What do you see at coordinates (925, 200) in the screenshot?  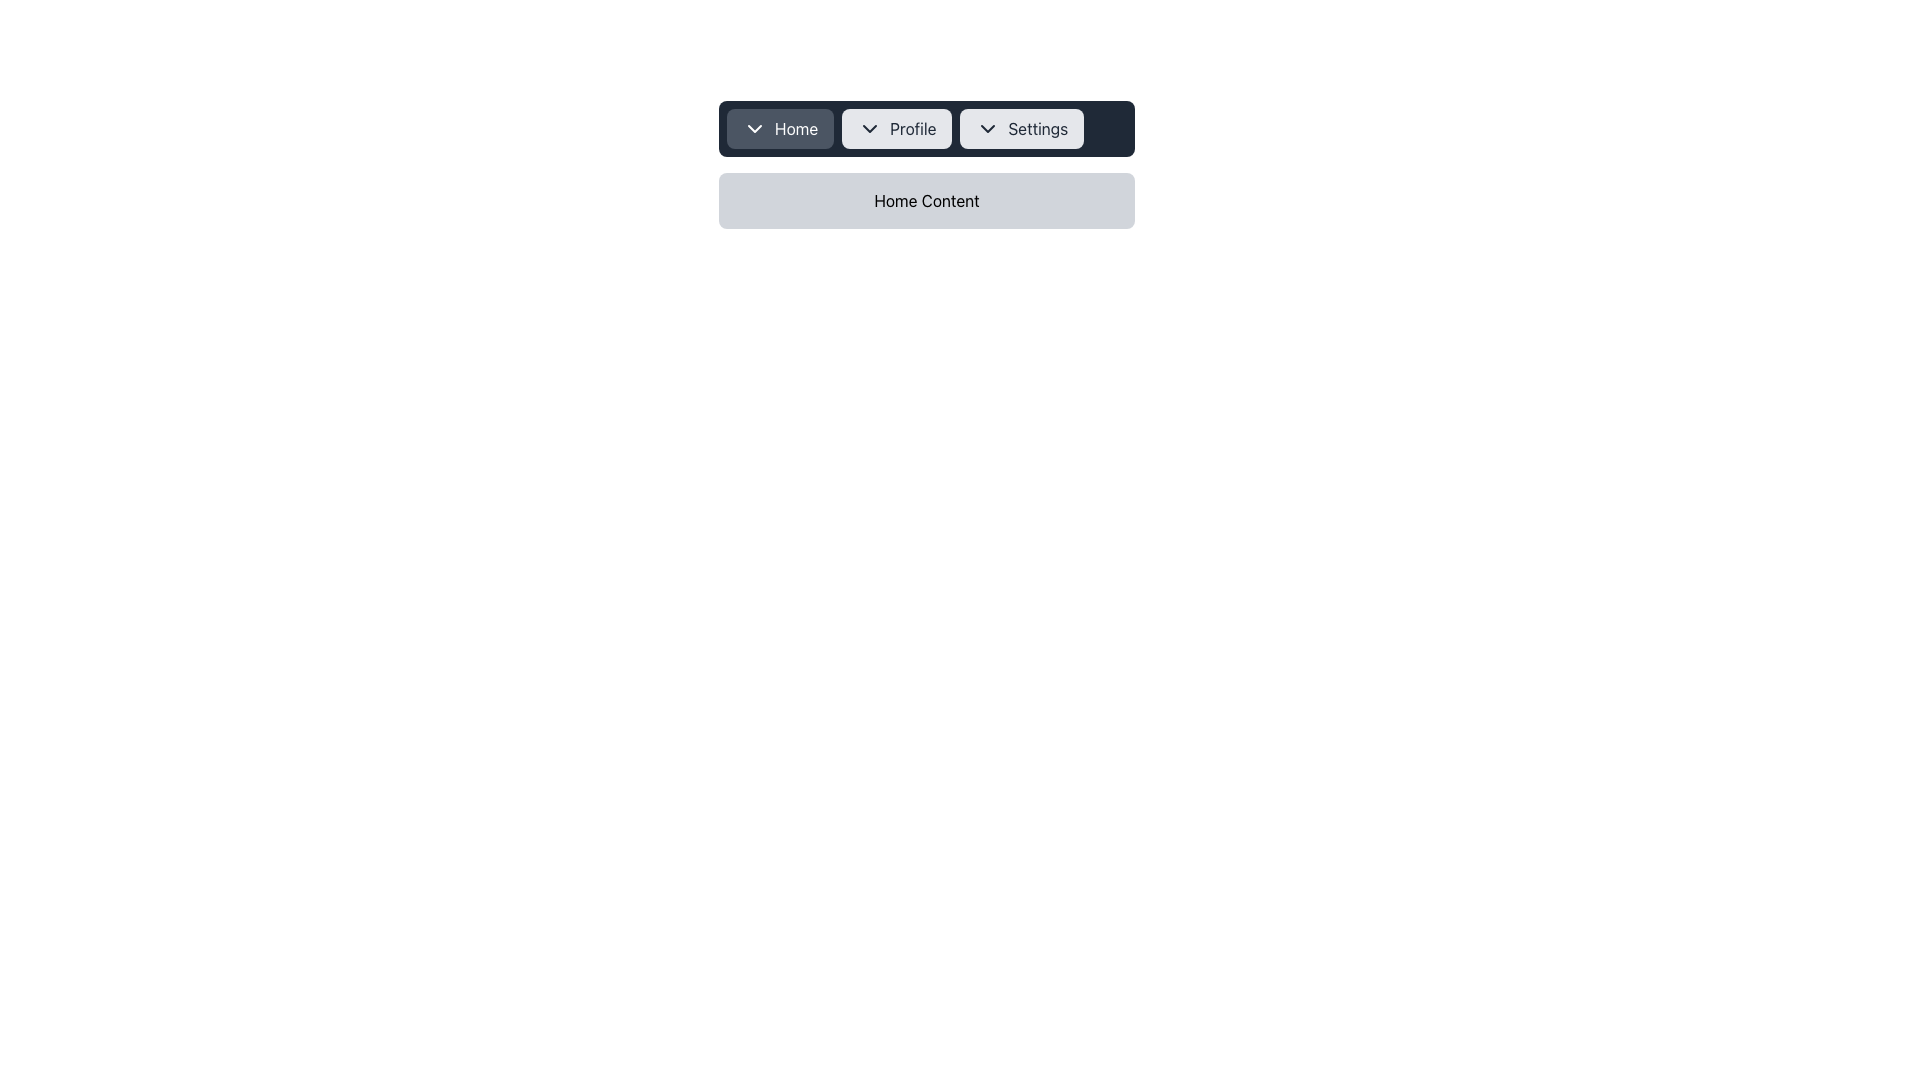 I see `the static text label with the text 'Home Content', which is styled with a gray background and is located beneath the navigation bar` at bounding box center [925, 200].